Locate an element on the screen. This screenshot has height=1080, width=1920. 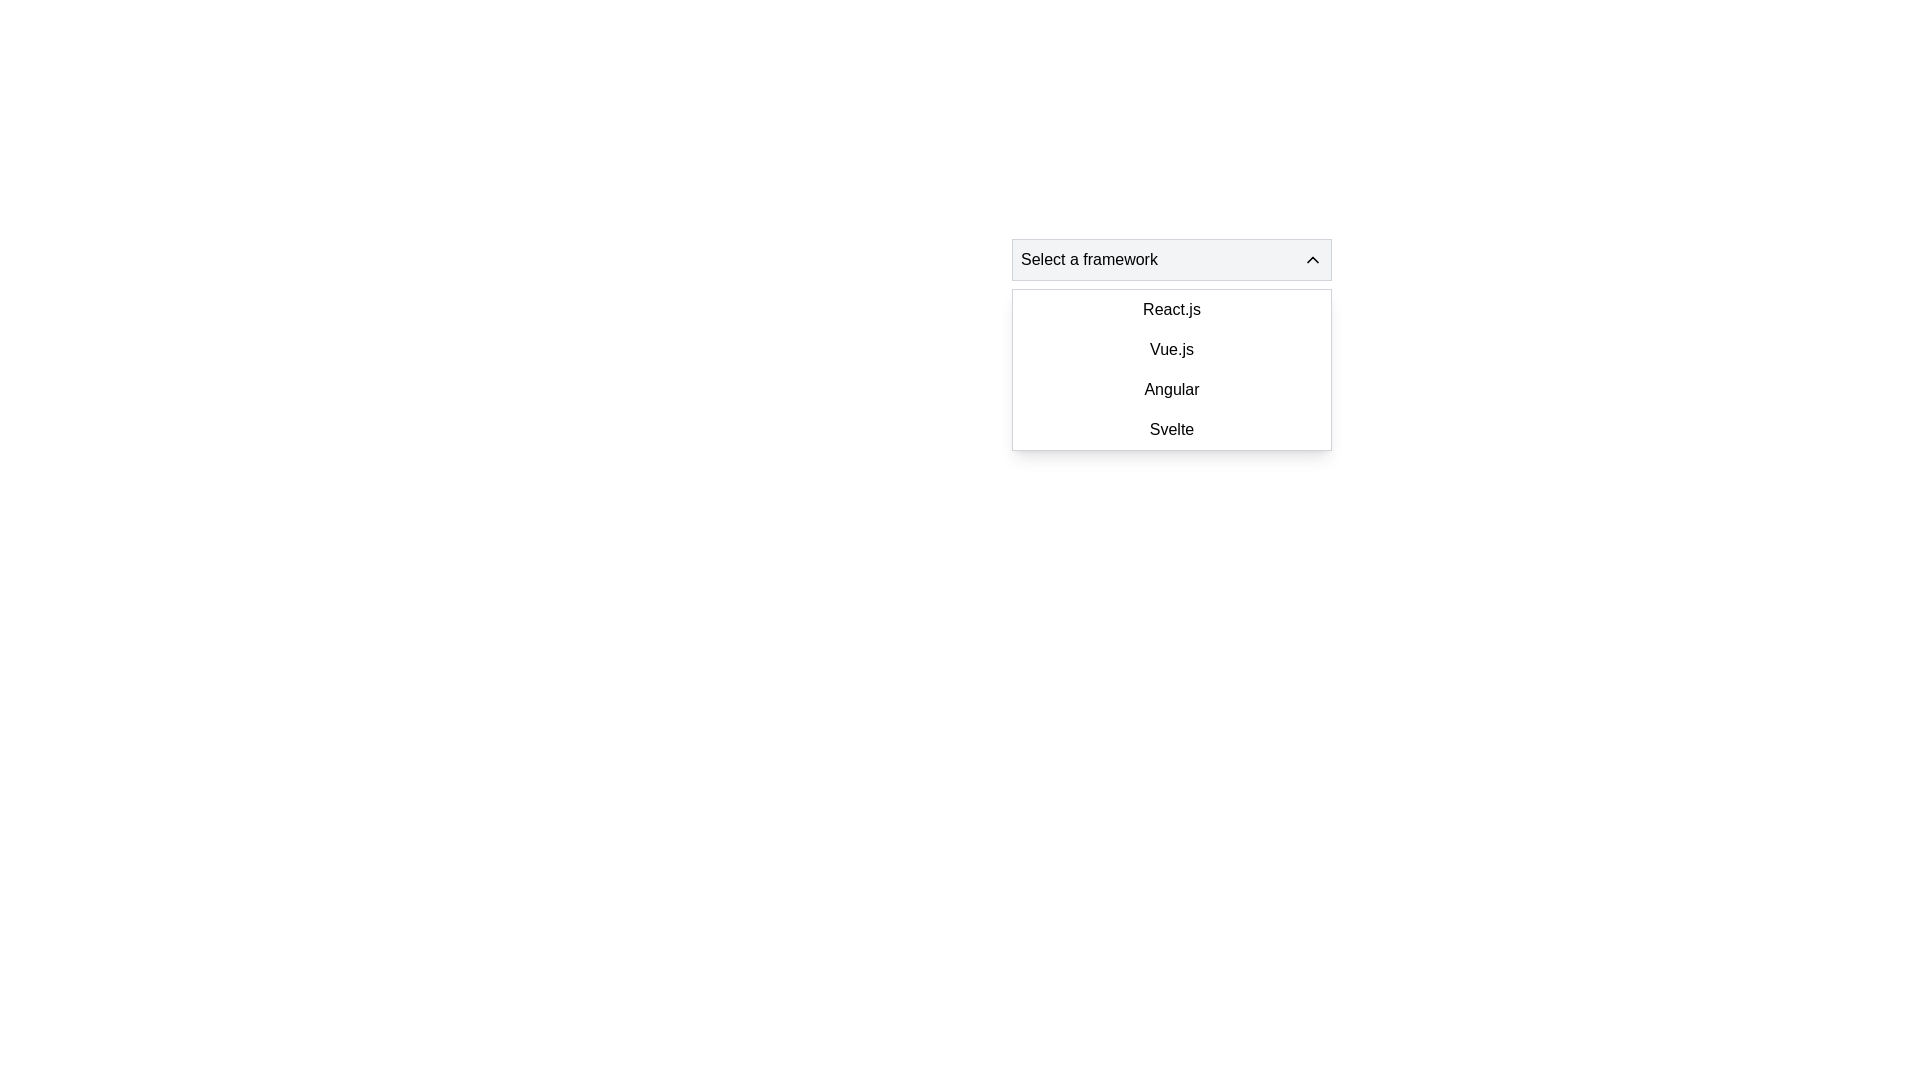
the dropdown menu titled 'Select a framework' is located at coordinates (1171, 258).